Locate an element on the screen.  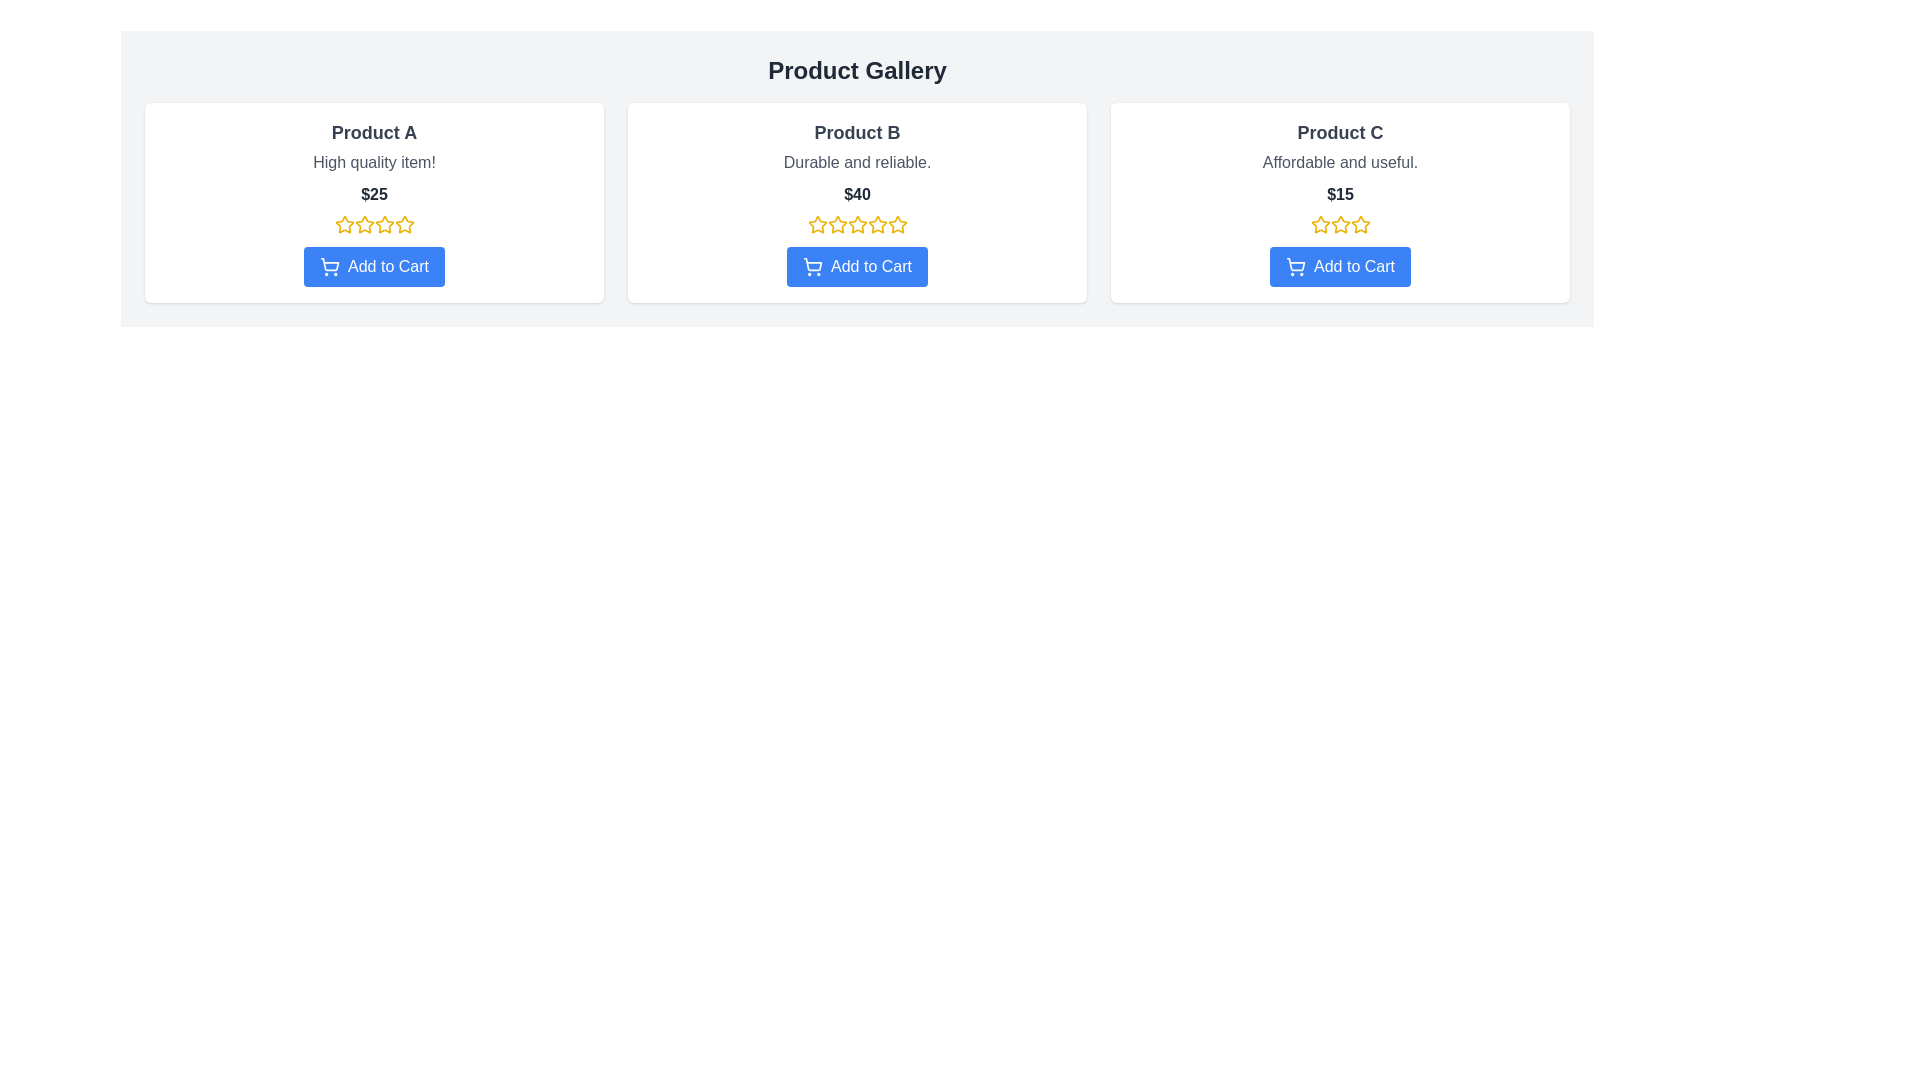
the one-star rating icon located in the rightmost product card of the 'Product Gallery' section, positioned below the text 'Product C' and above the 'Add to Cart' button is located at coordinates (1320, 224).